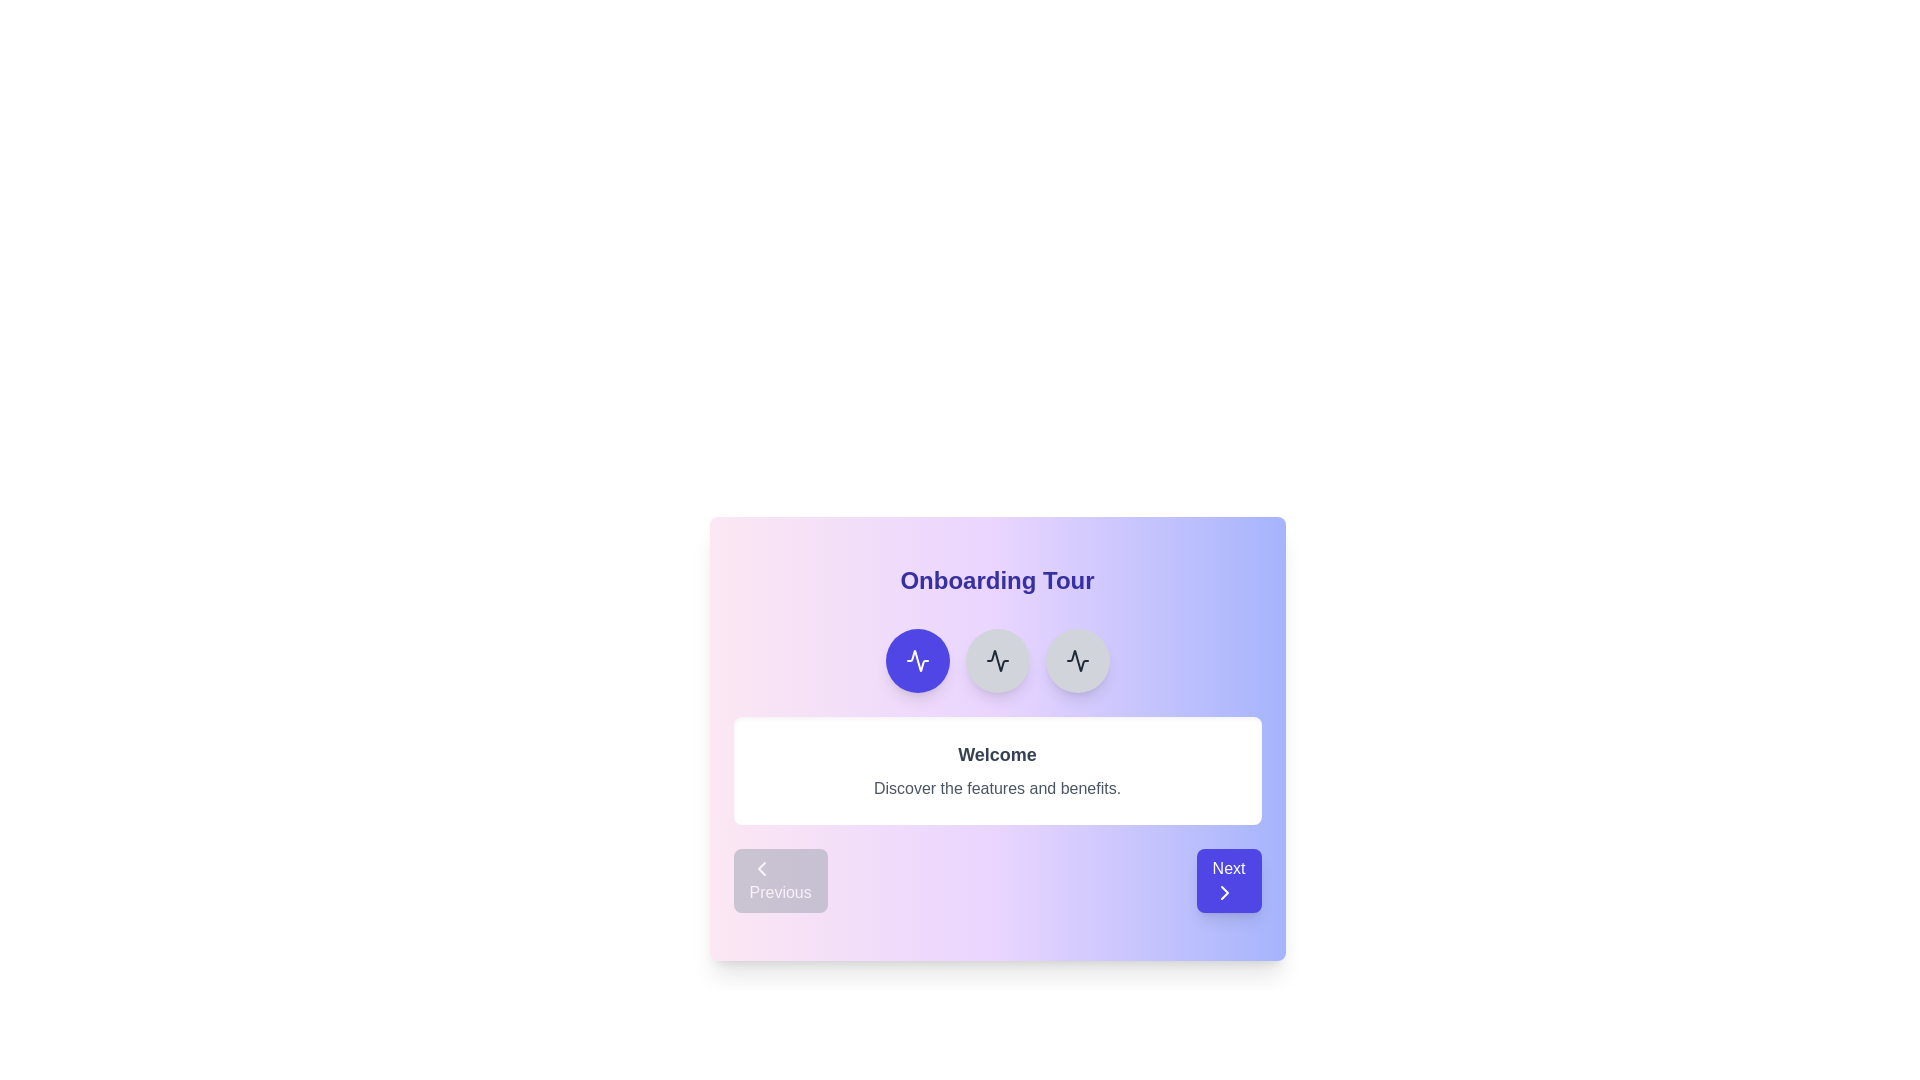 The height and width of the screenshot is (1080, 1920). Describe the element at coordinates (997, 770) in the screenshot. I see `the informational message box that is centrally positioned beneath circular icons and above the navigation buttons labeled 'Previous' and 'Next', as part of the onboarding process` at that location.